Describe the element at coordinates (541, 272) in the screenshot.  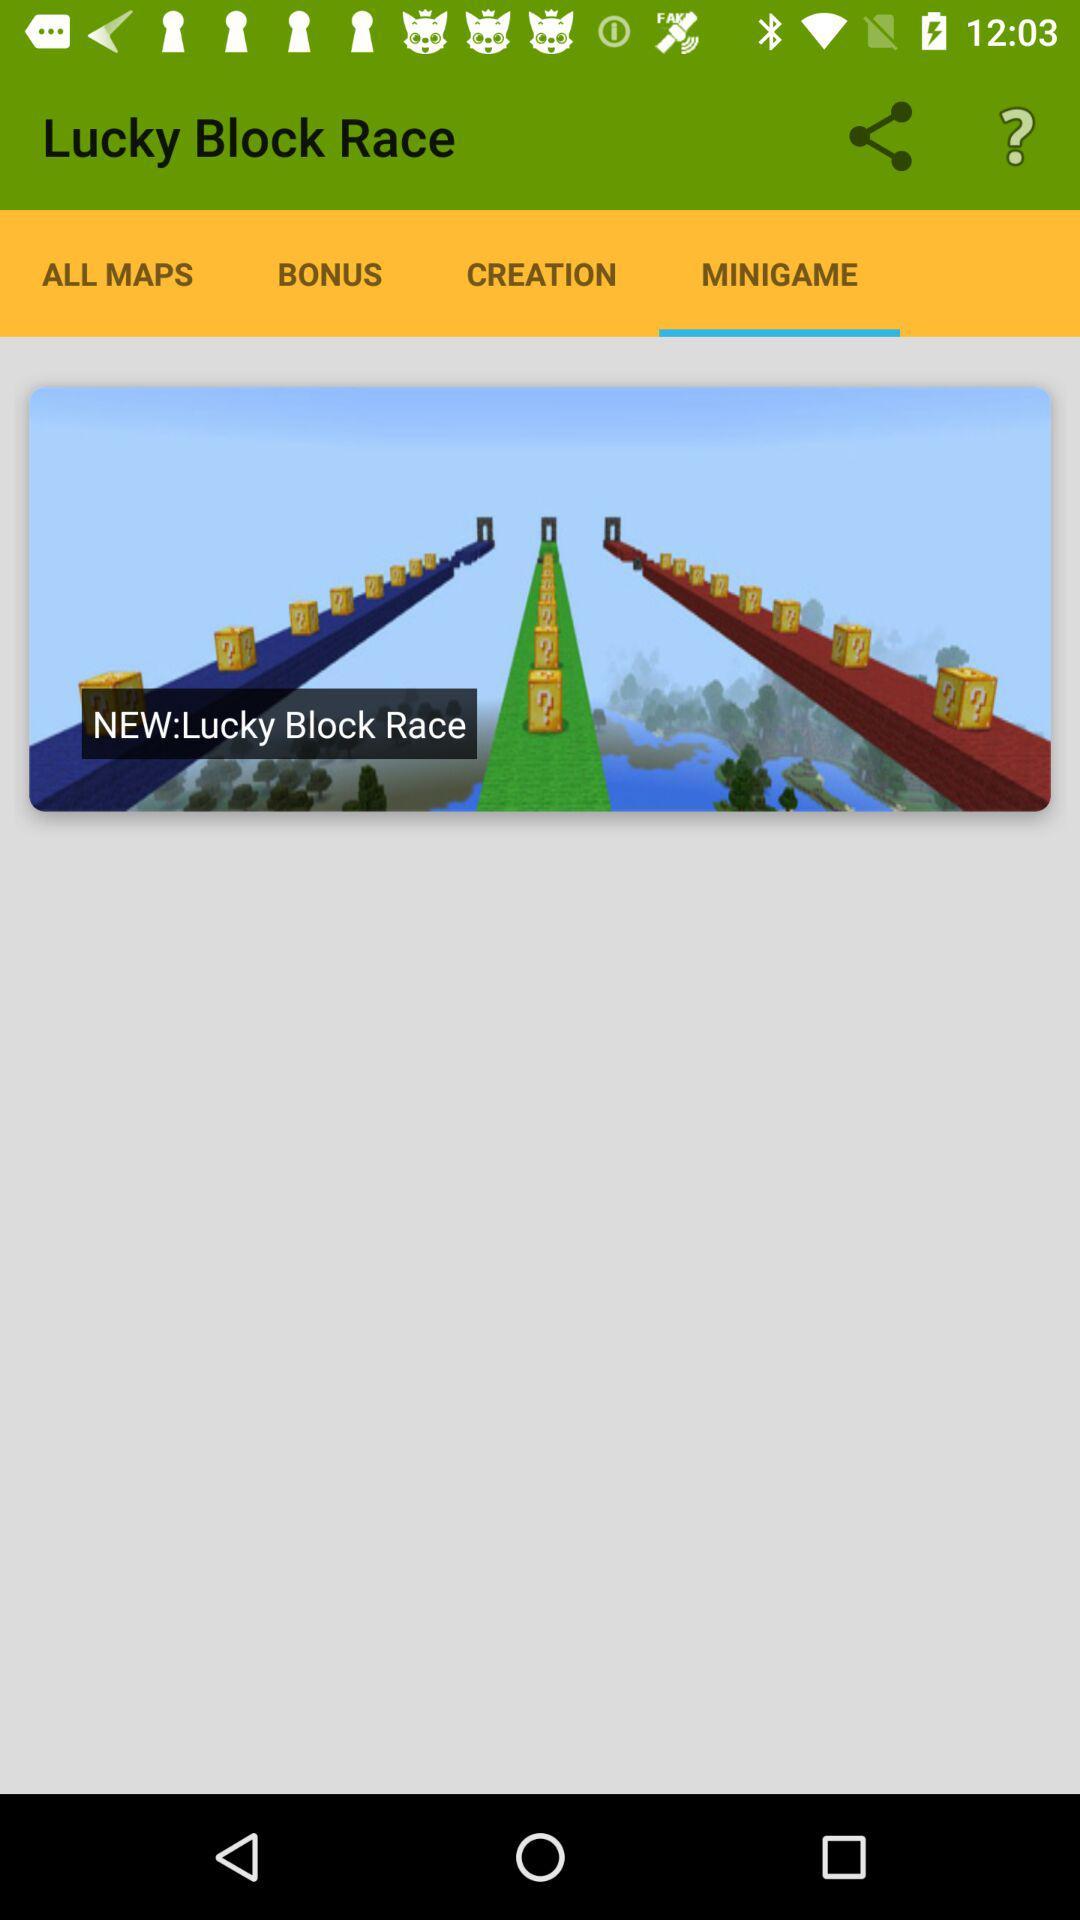
I see `item below the lucky block race` at that location.